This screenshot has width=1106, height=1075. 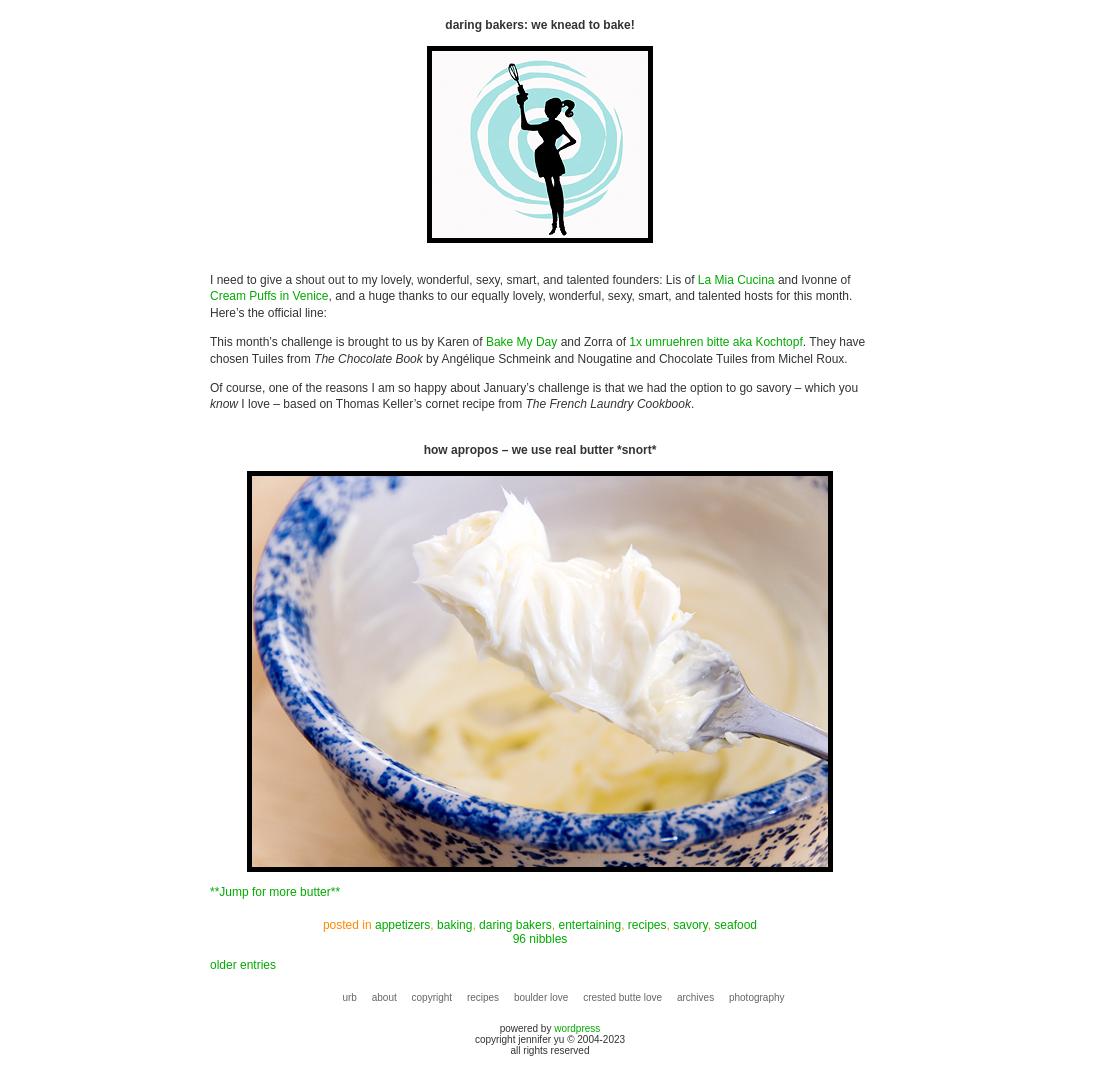 I want to click on 'seafood', so click(x=735, y=922).